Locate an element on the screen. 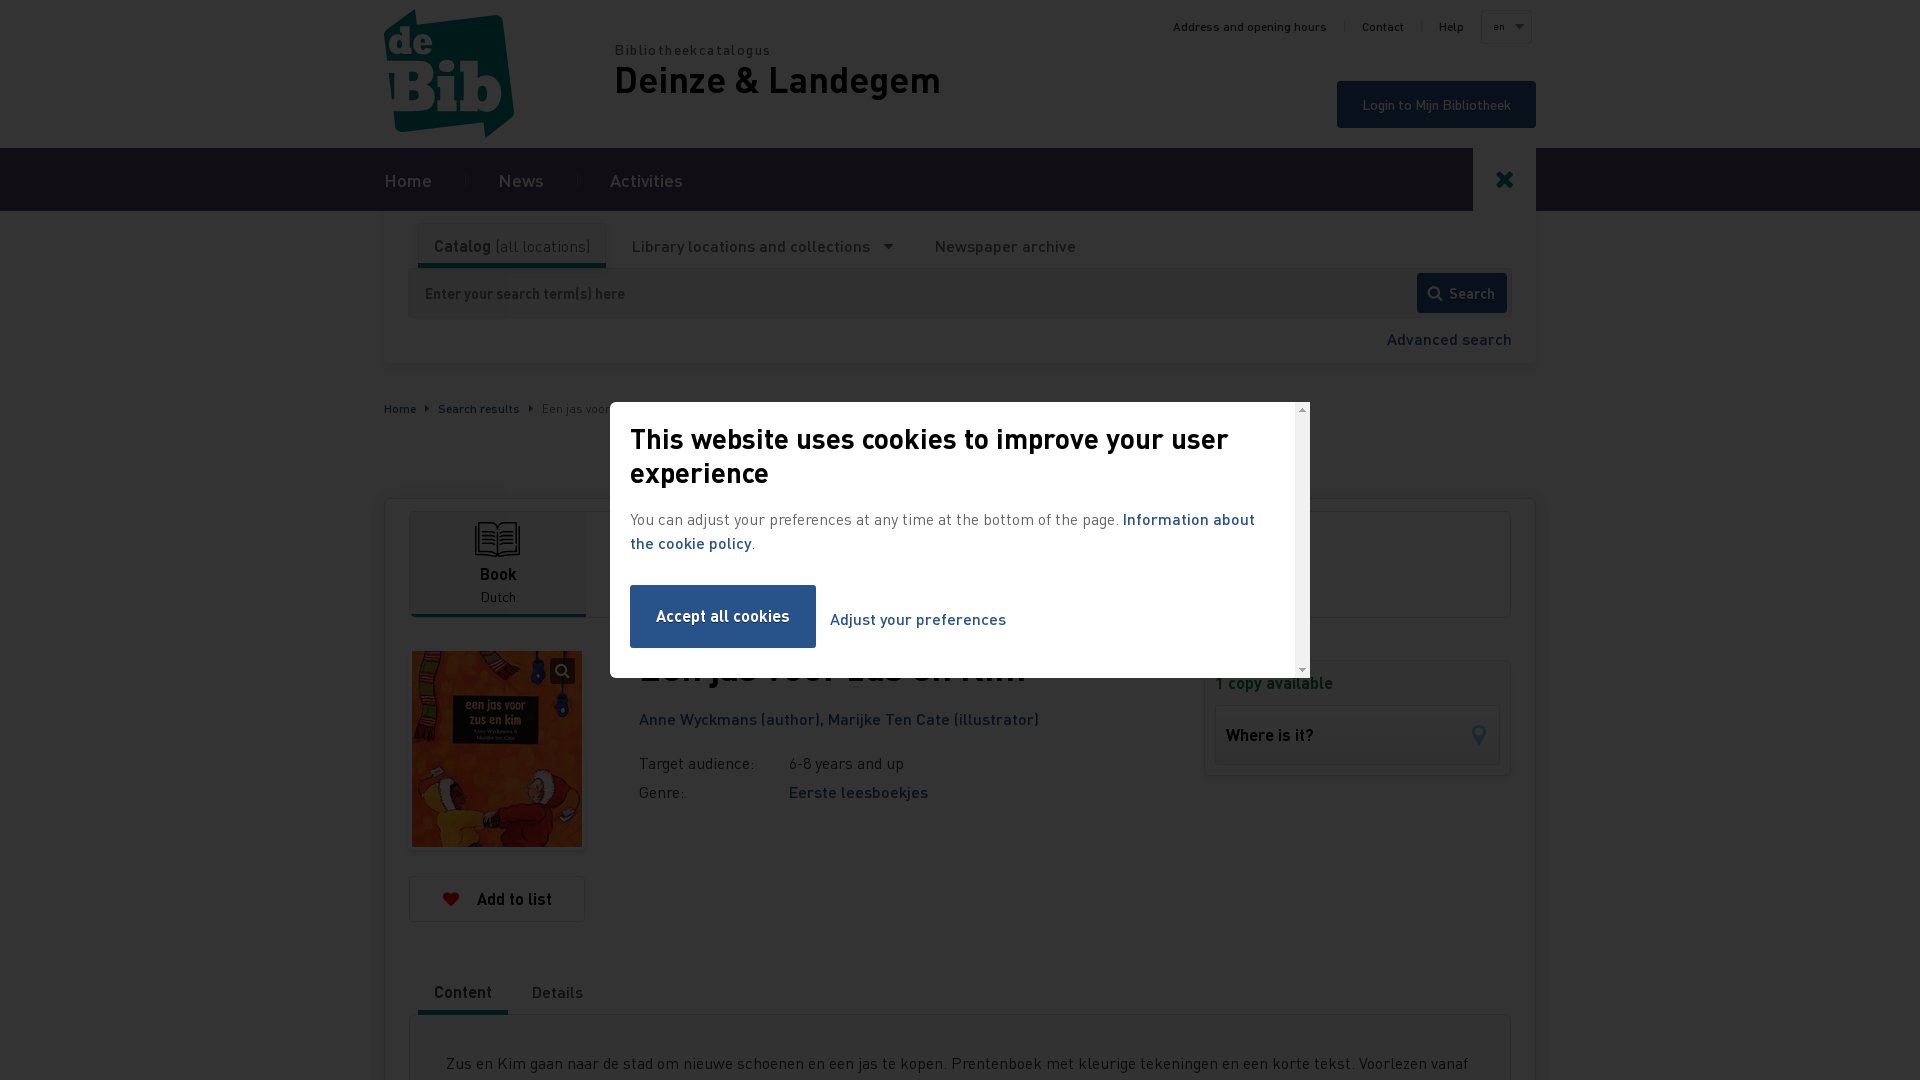 Image resolution: width=1920 pixels, height=1080 pixels. 'Search results' is located at coordinates (478, 407).